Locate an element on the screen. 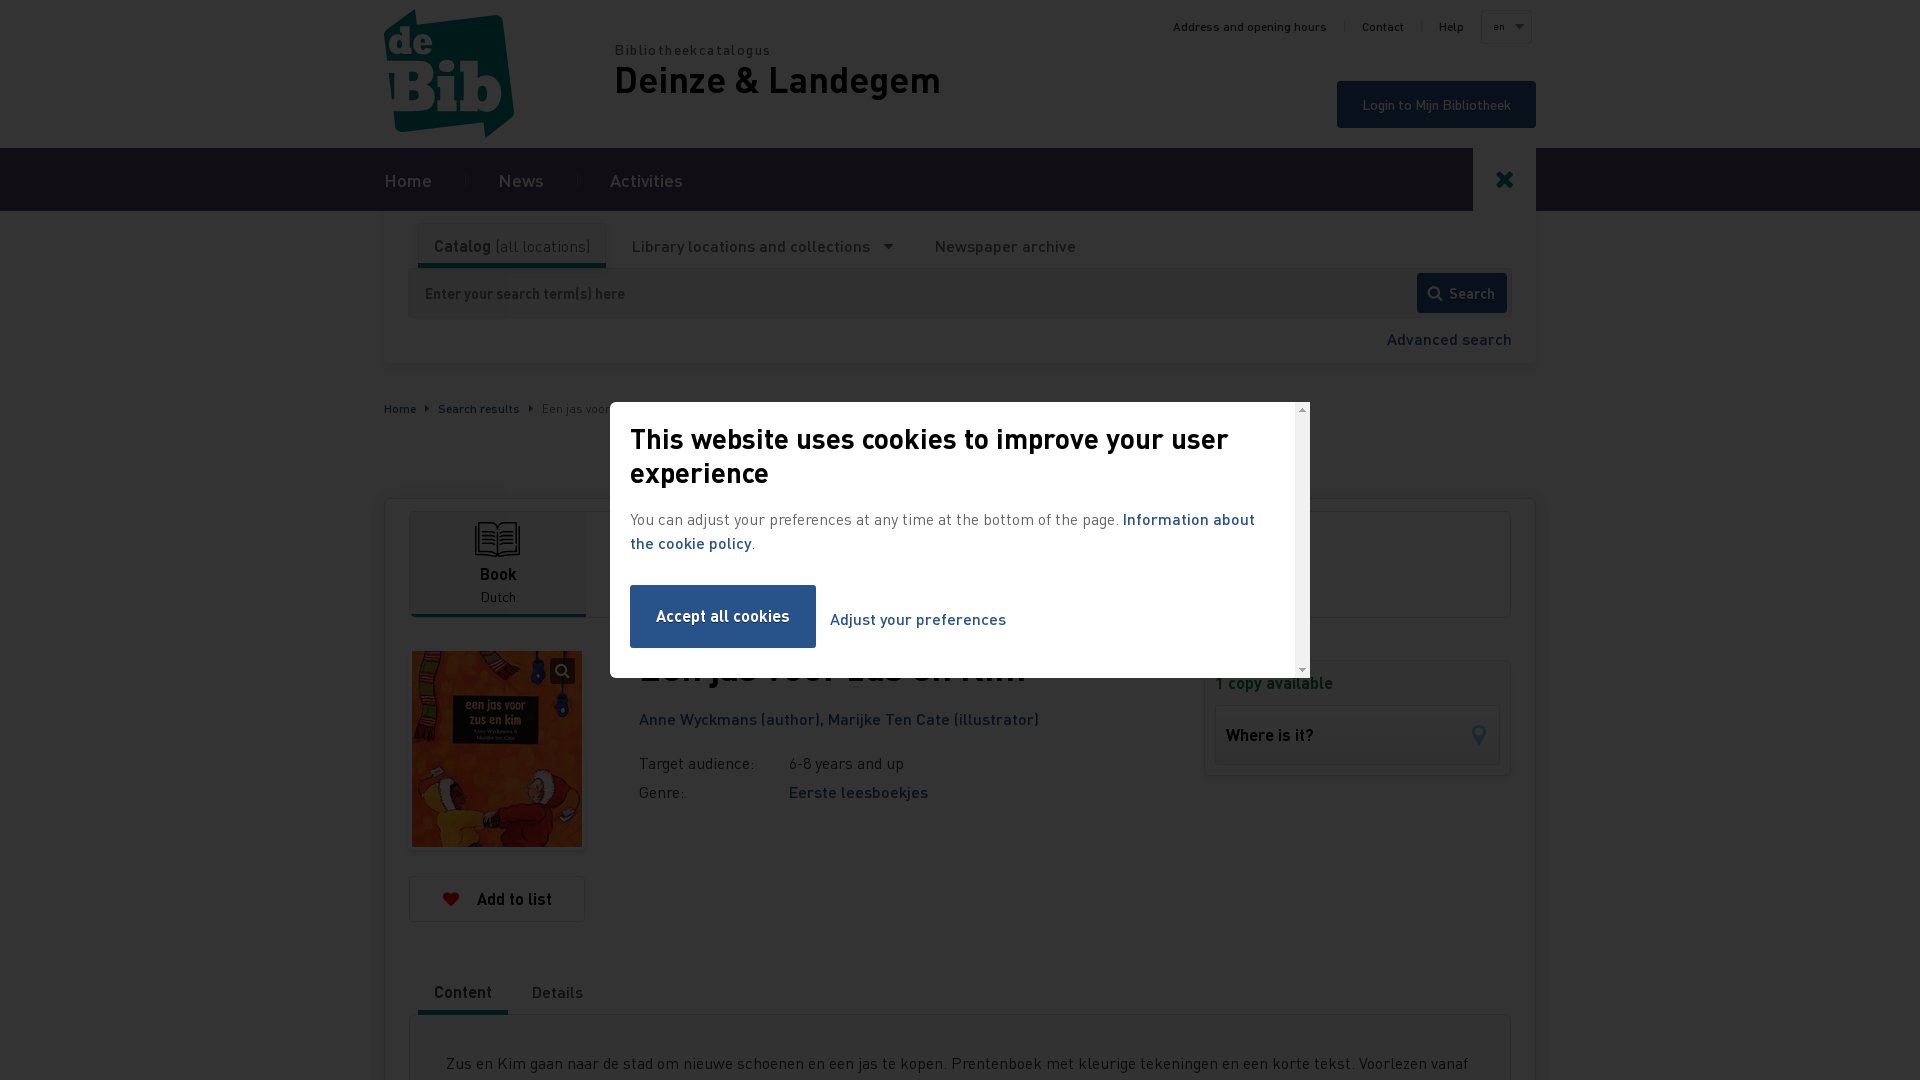 Image resolution: width=1920 pixels, height=1080 pixels. 'Search results' is located at coordinates (478, 407).